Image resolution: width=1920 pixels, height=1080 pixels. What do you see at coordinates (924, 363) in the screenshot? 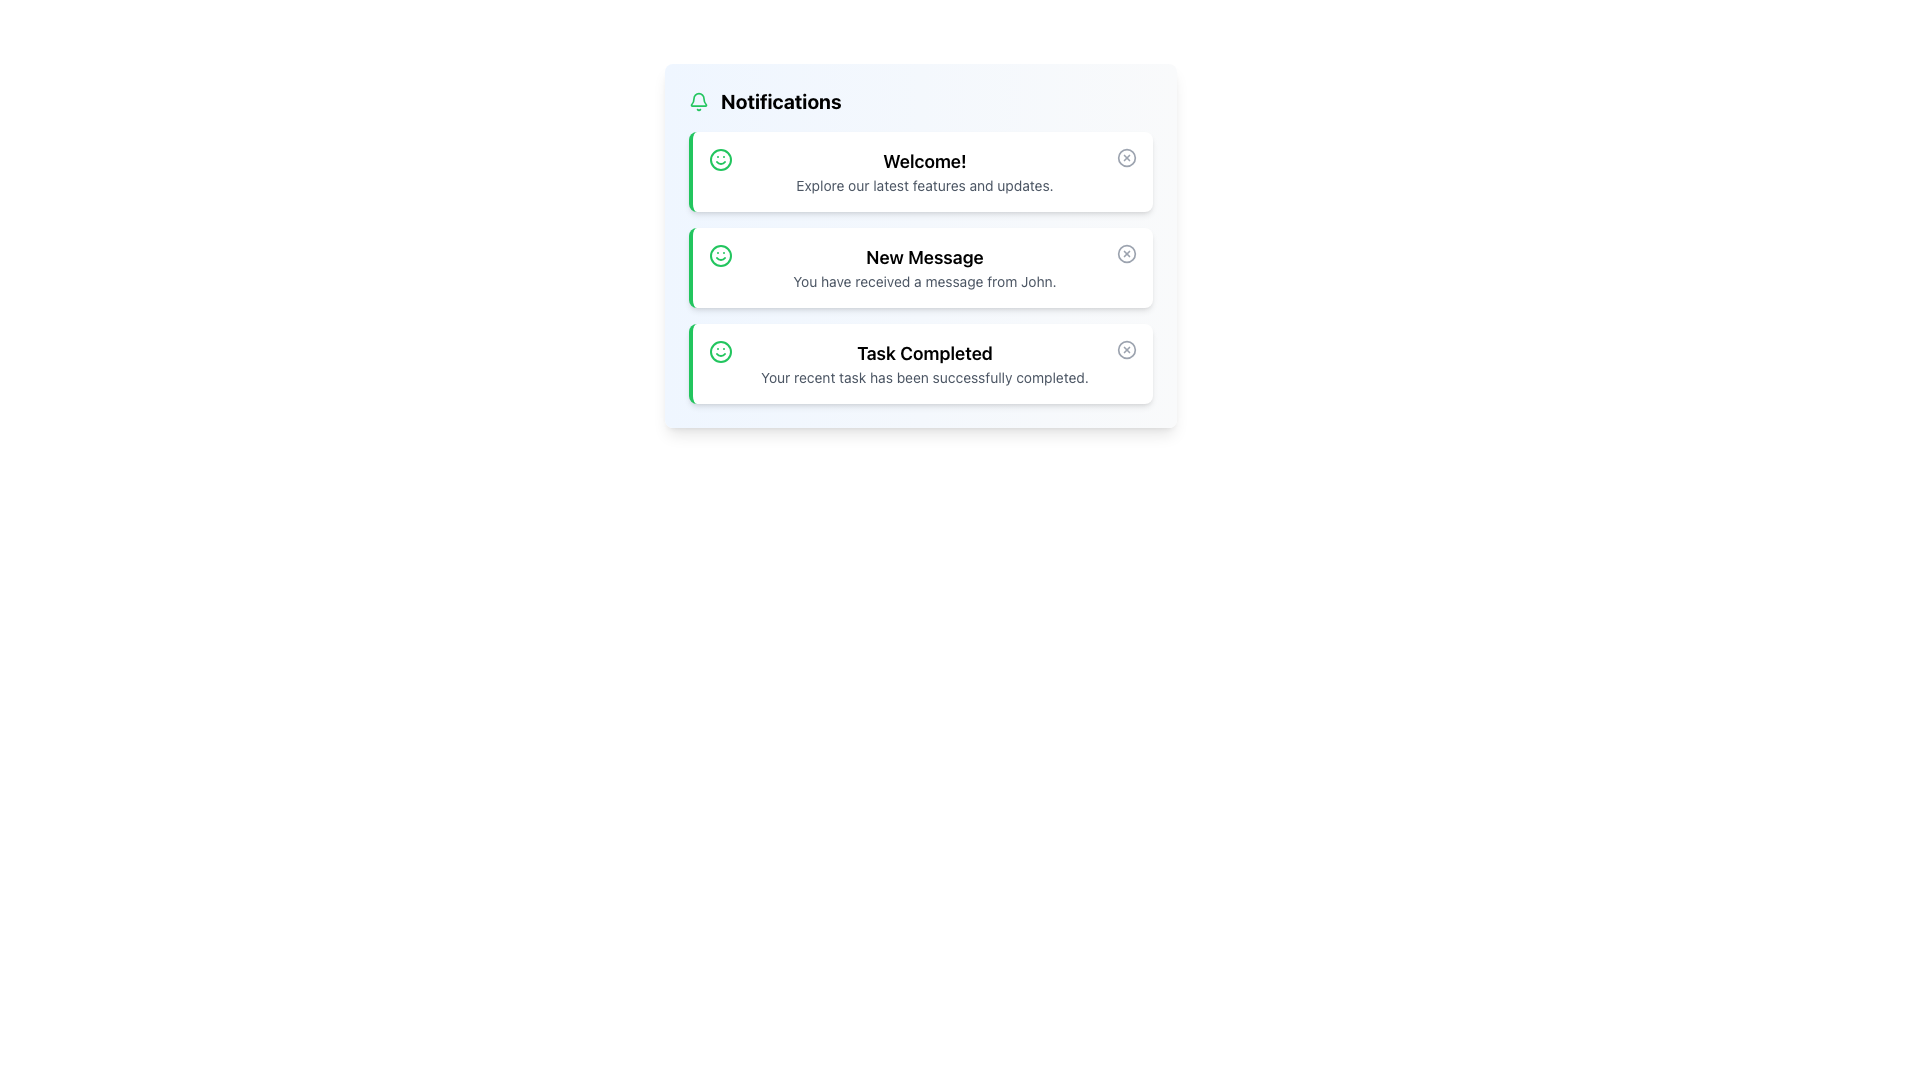
I see `the text display element that shows 'Task Completed' in bold and larger font, part of the notification box under 'Notifications'` at bounding box center [924, 363].